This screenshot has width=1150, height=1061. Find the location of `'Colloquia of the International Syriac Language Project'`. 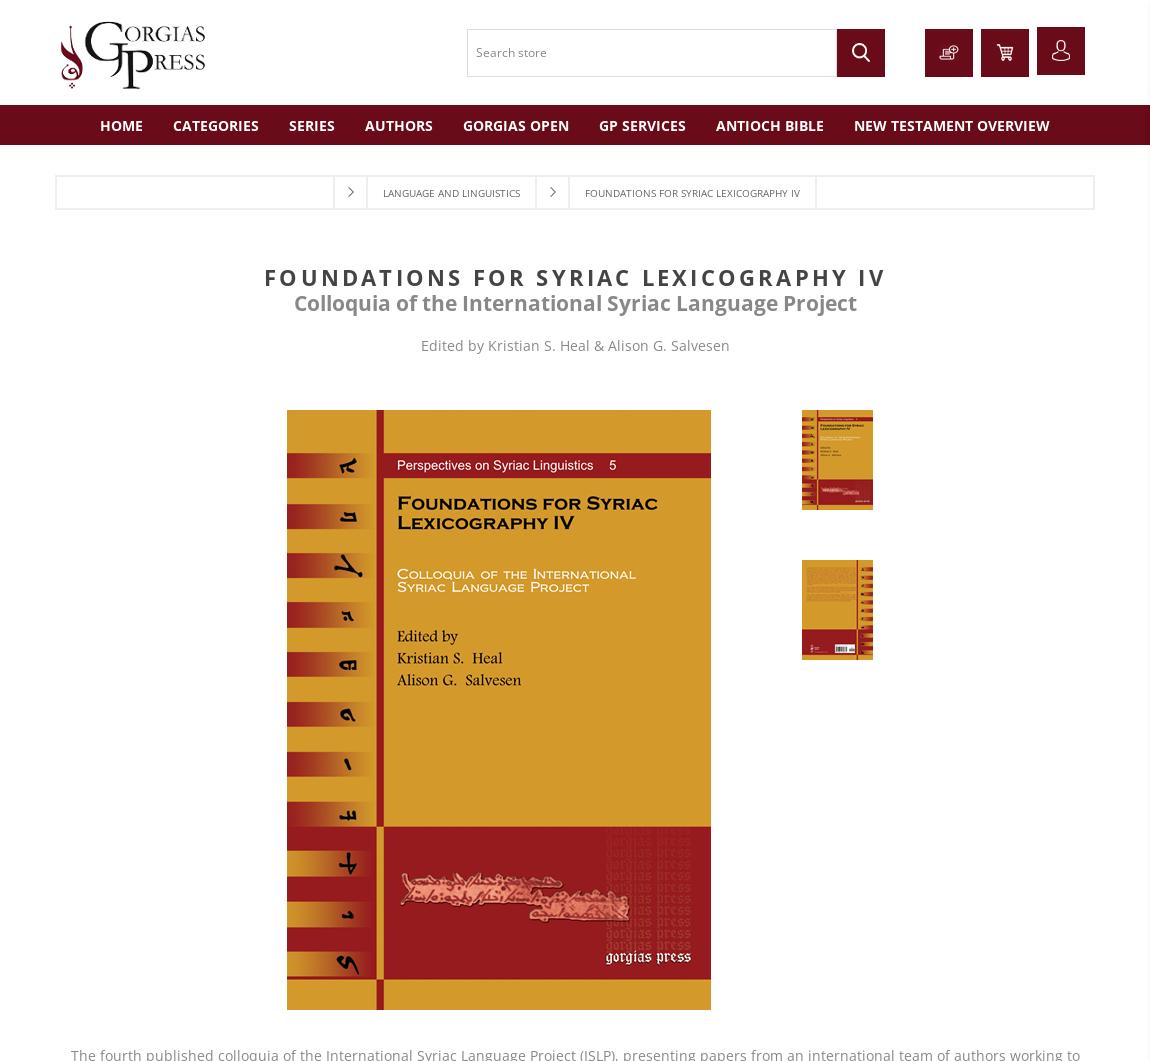

'Colloquia of the International Syriac Language Project' is located at coordinates (574, 300).